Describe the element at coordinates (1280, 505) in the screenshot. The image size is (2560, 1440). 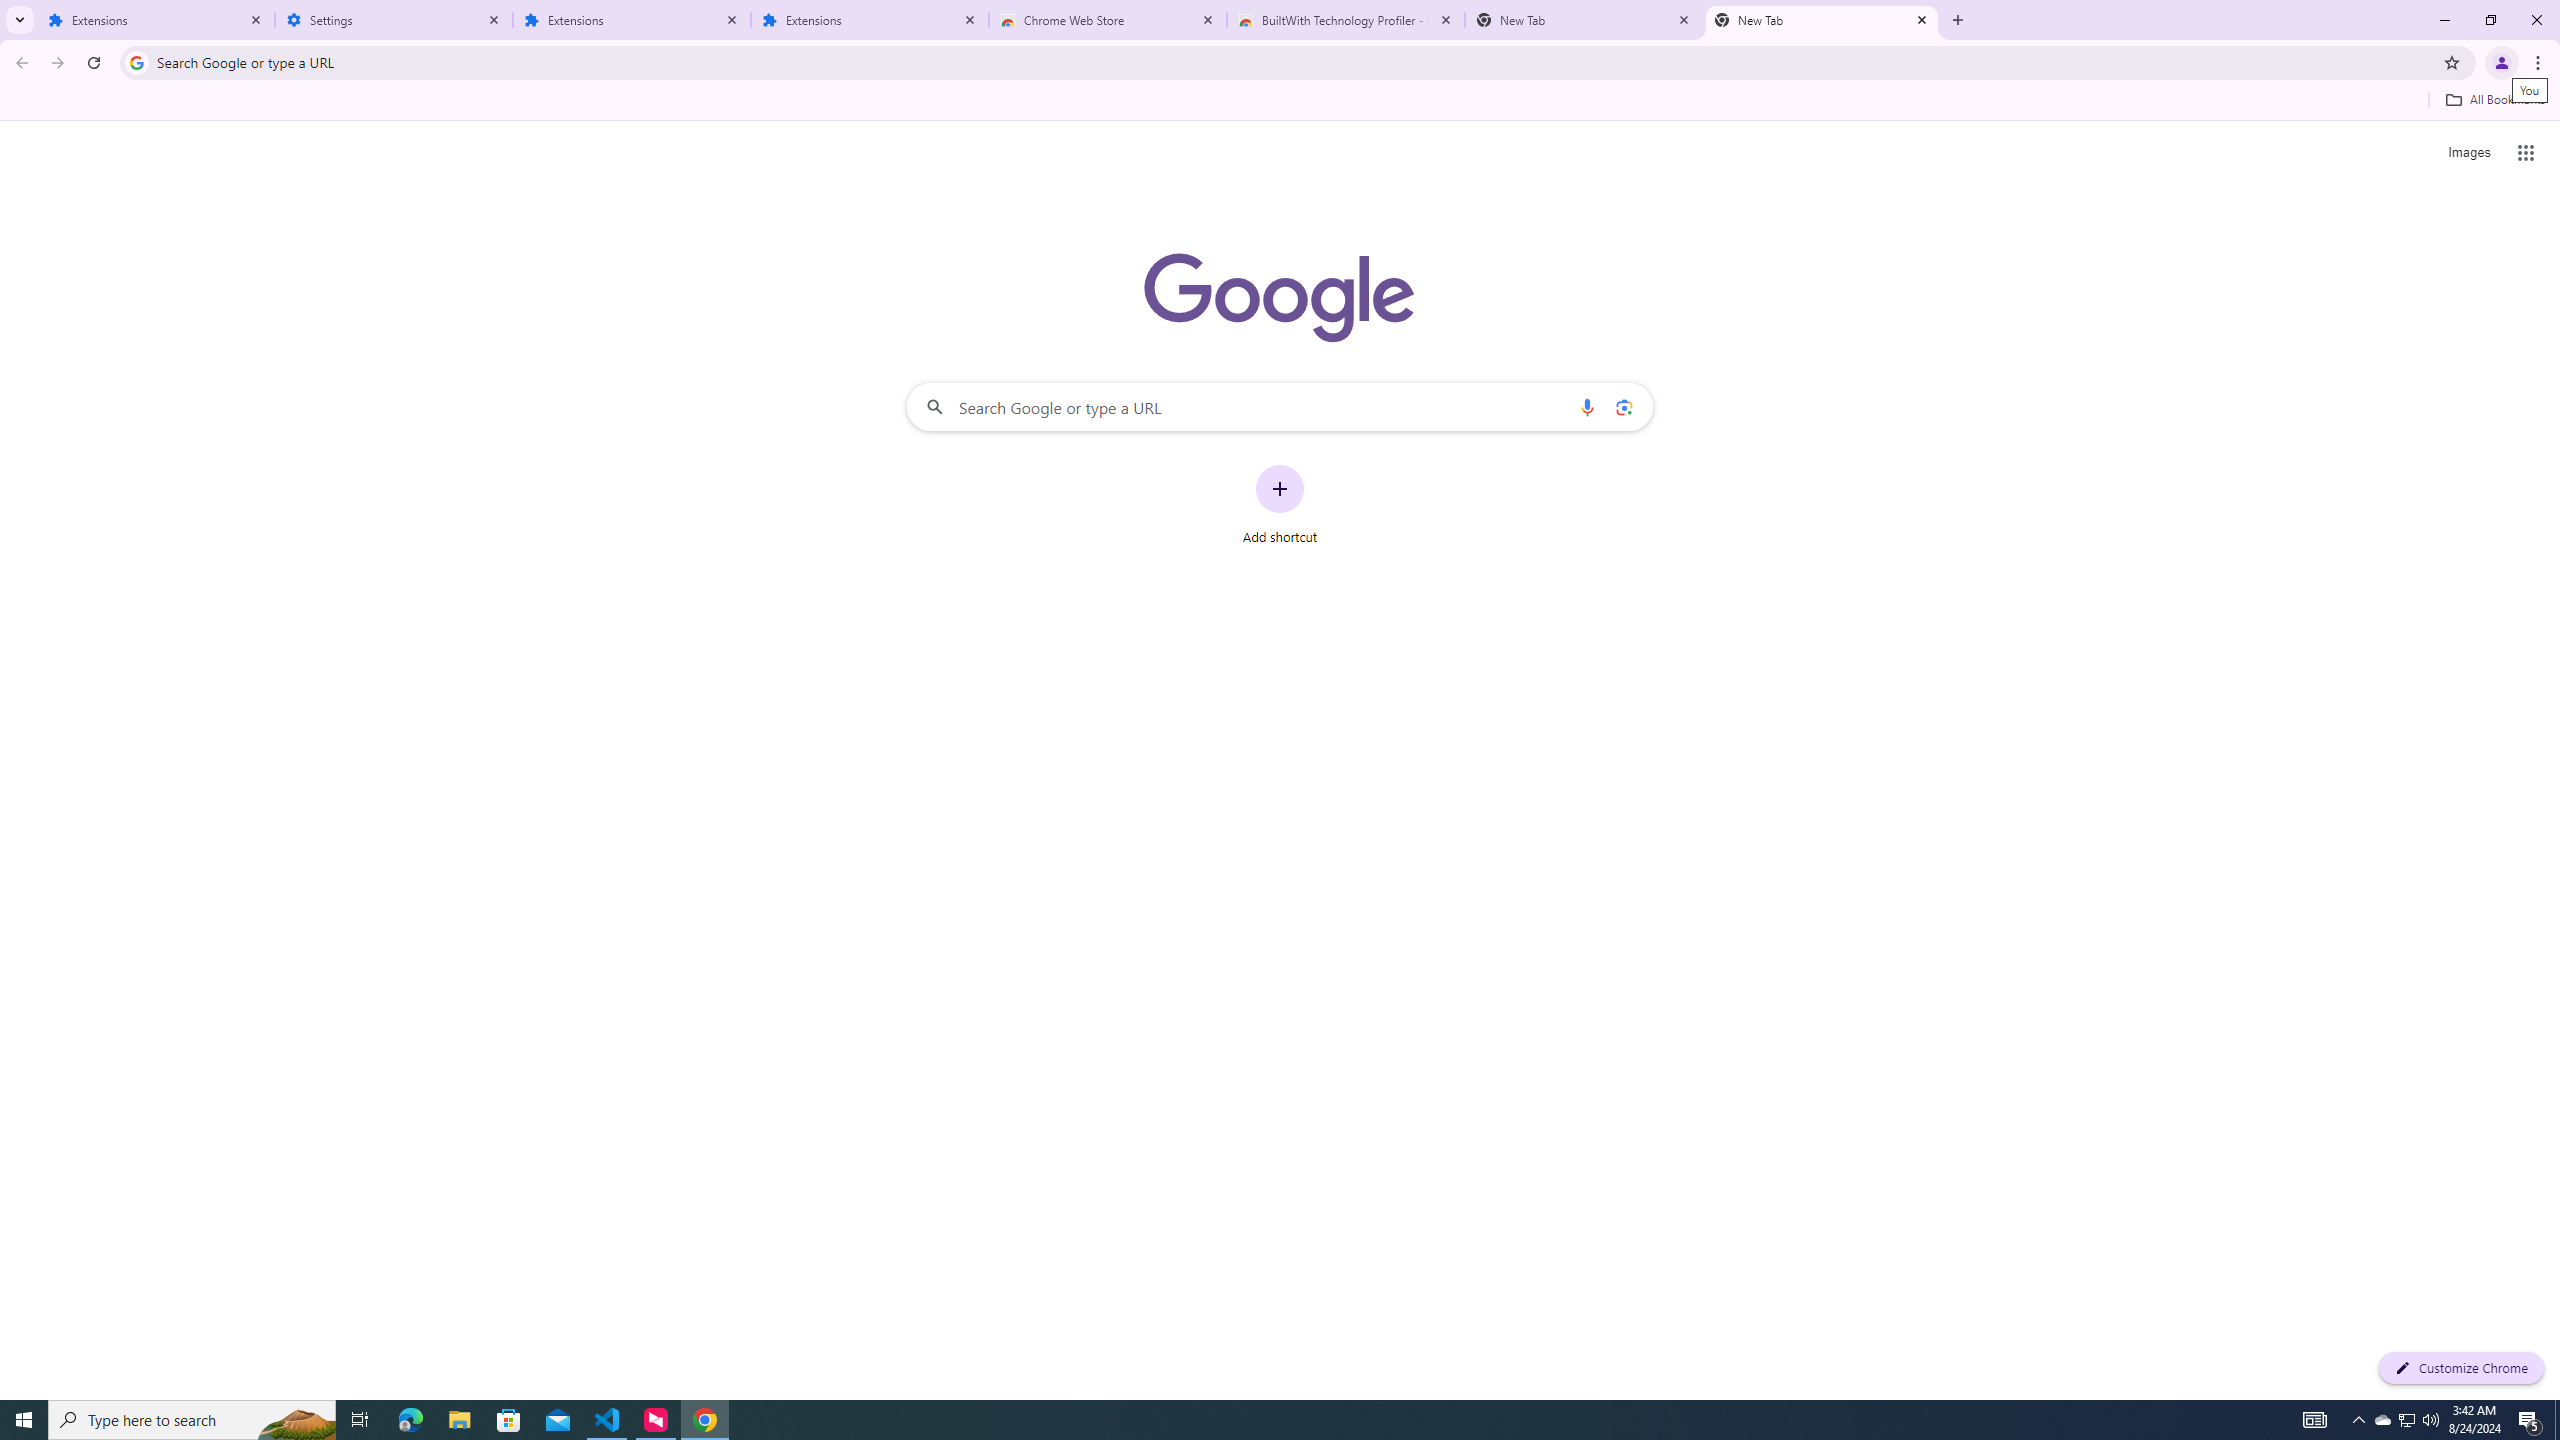
I see `'Add shortcut'` at that location.